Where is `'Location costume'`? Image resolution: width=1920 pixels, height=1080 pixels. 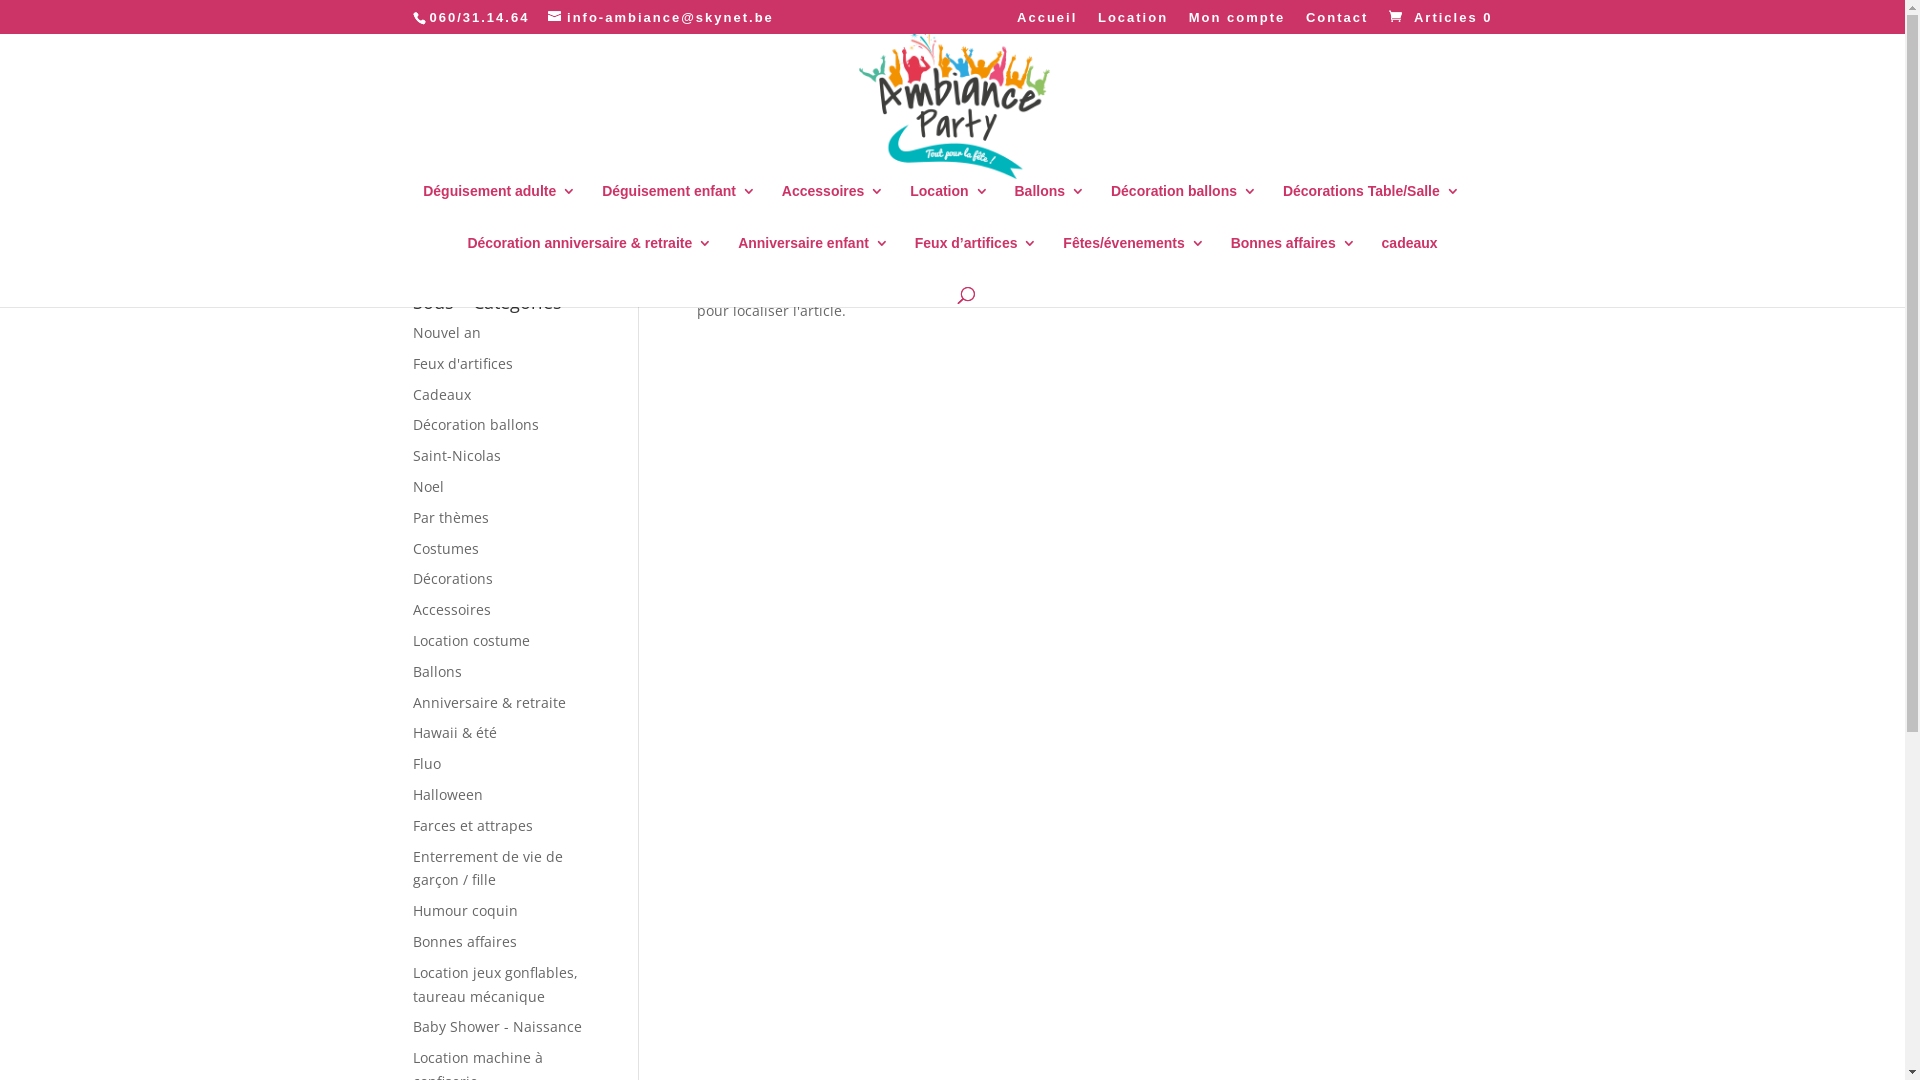 'Location costume' is located at coordinates (411, 640).